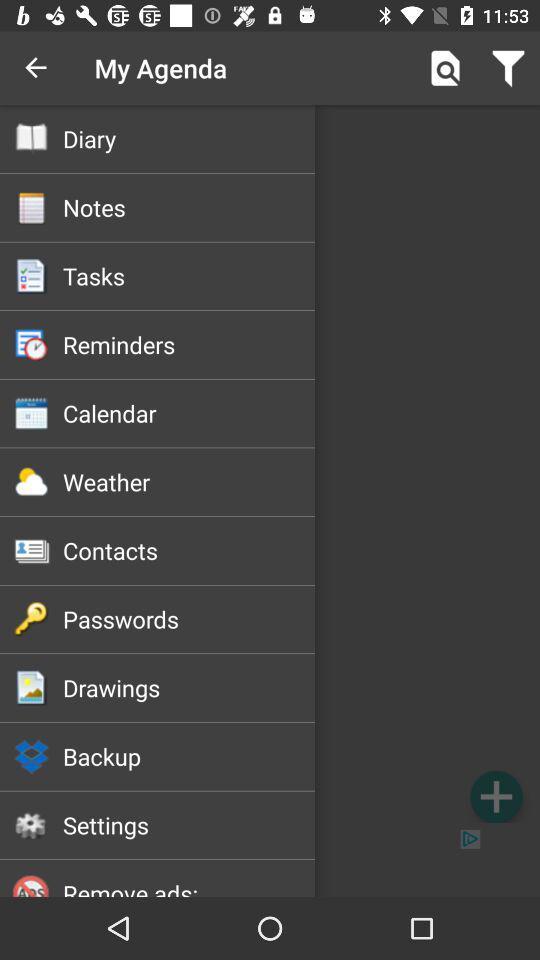  Describe the element at coordinates (189, 618) in the screenshot. I see `icon below contacts item` at that location.